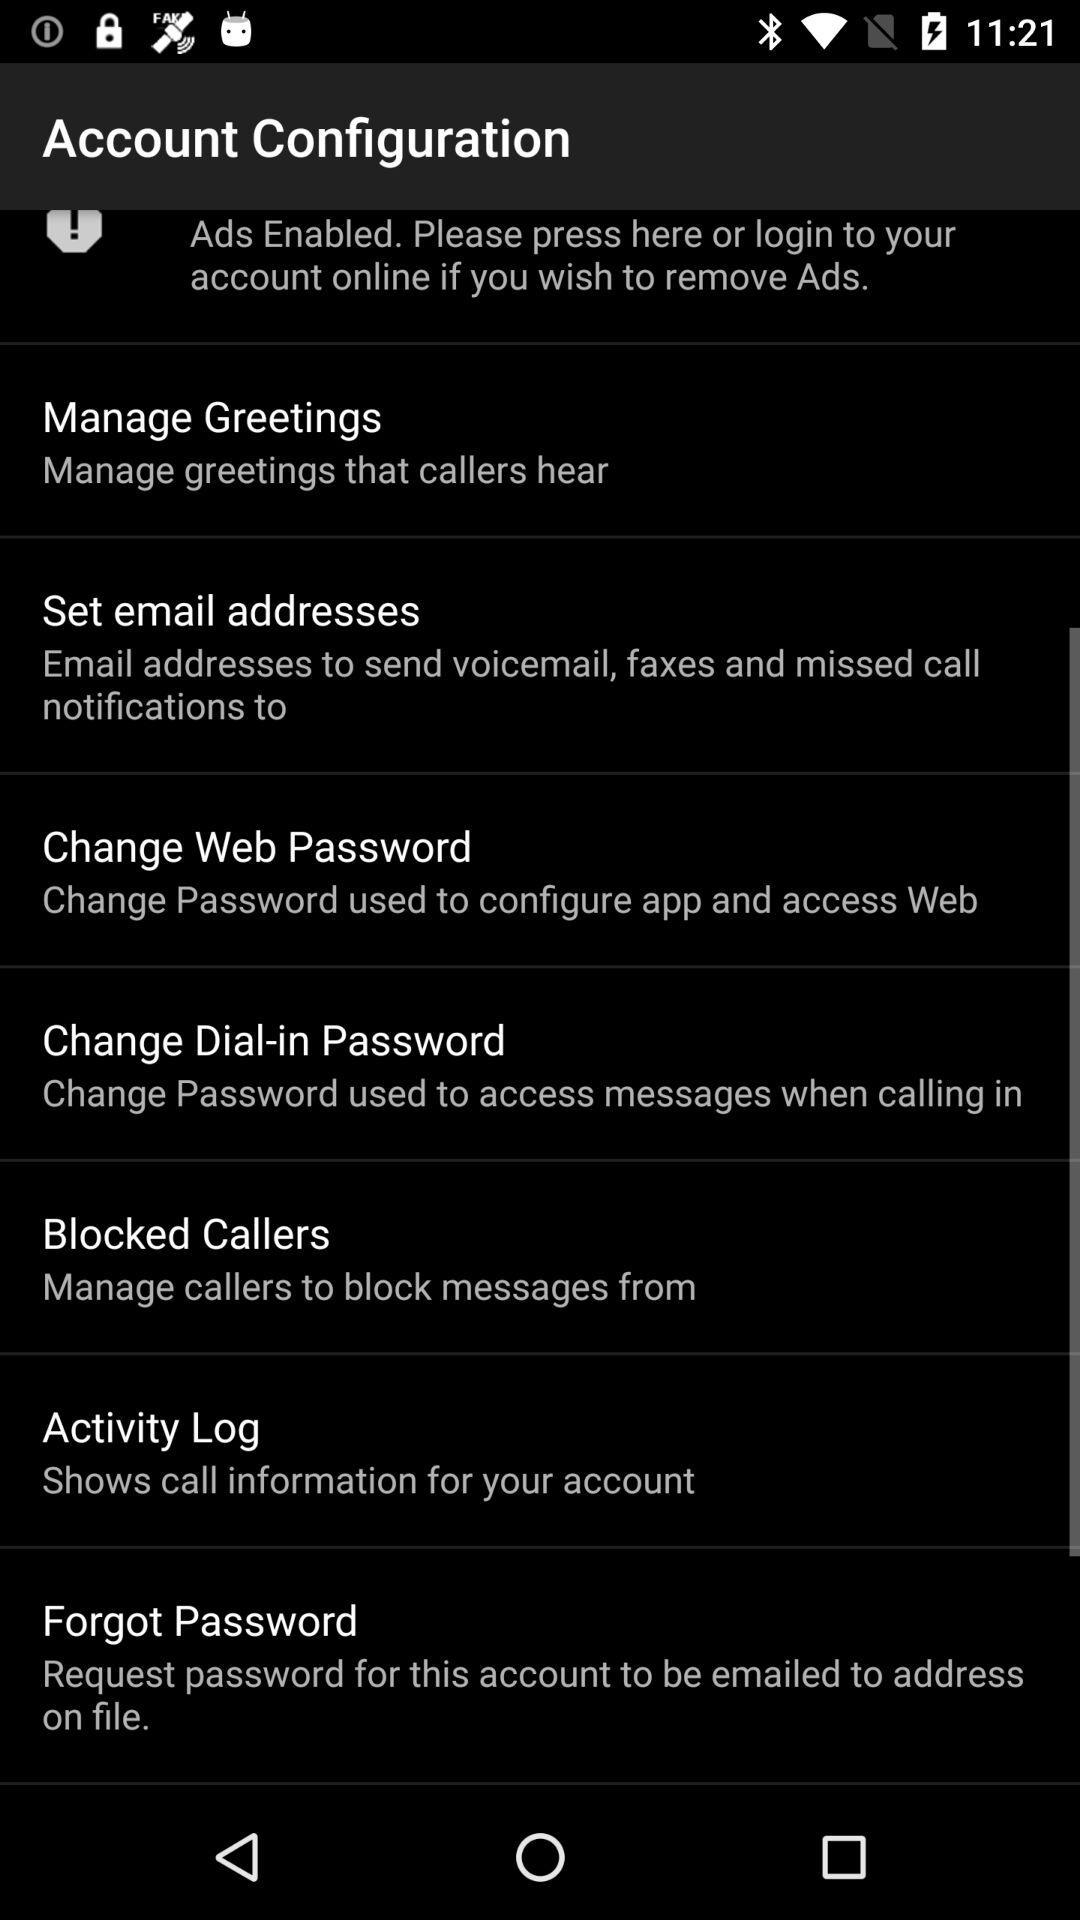  Describe the element at coordinates (73, 238) in the screenshot. I see `the icon to the left of ads enabled please icon` at that location.